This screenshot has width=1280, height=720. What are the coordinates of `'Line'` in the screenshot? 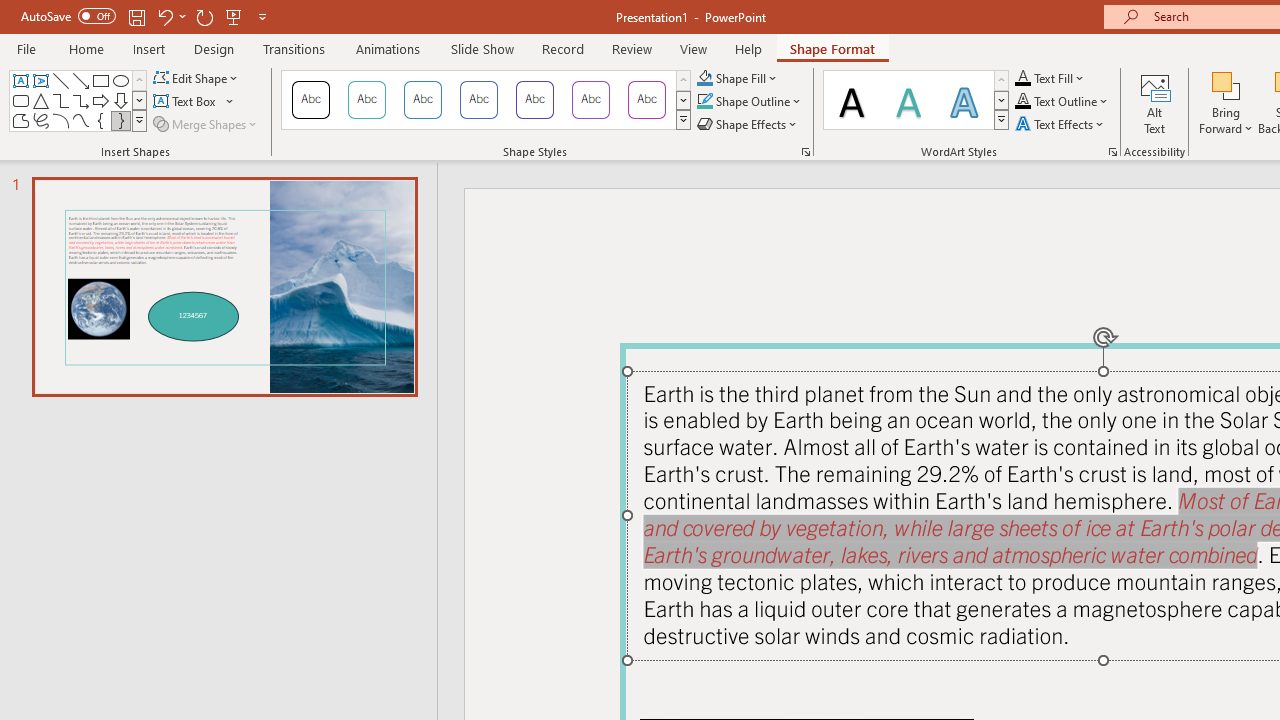 It's located at (60, 80).